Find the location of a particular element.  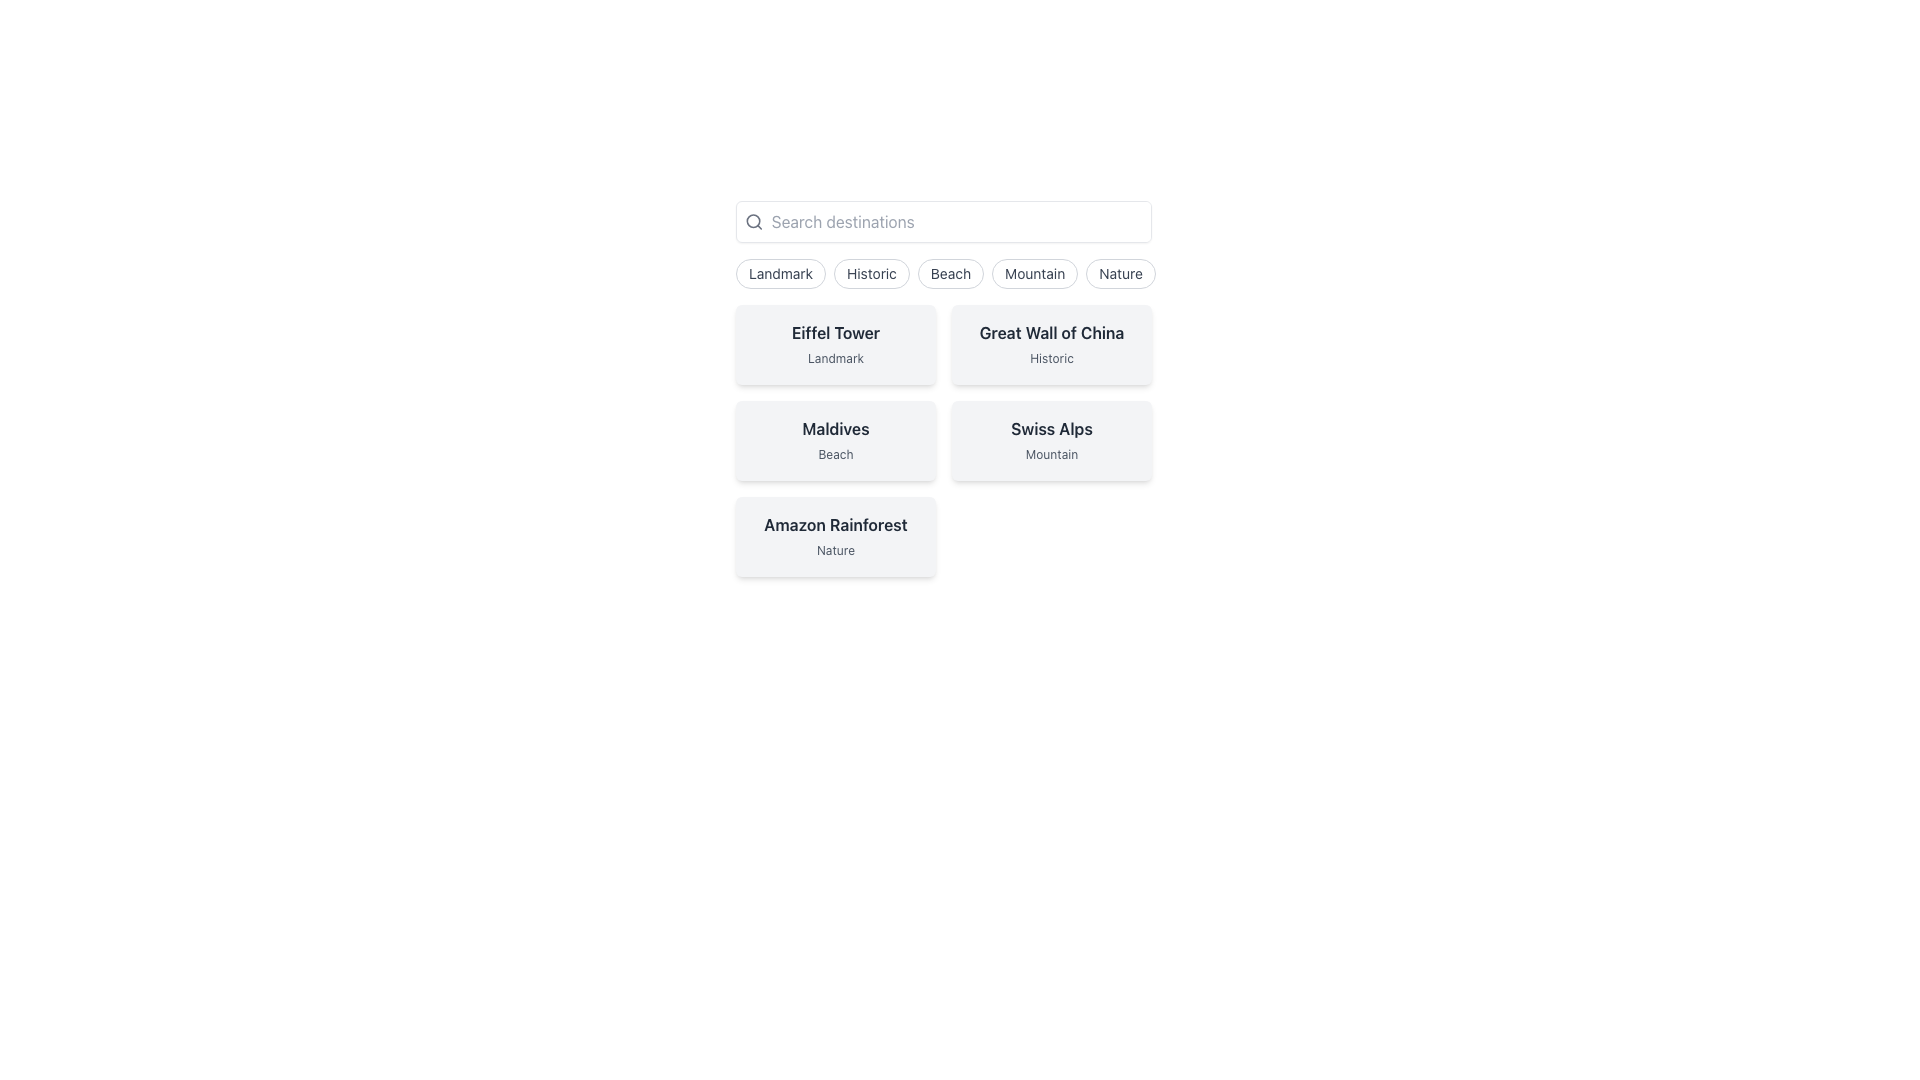

the fifth button in the row below the search bar is located at coordinates (1121, 273).